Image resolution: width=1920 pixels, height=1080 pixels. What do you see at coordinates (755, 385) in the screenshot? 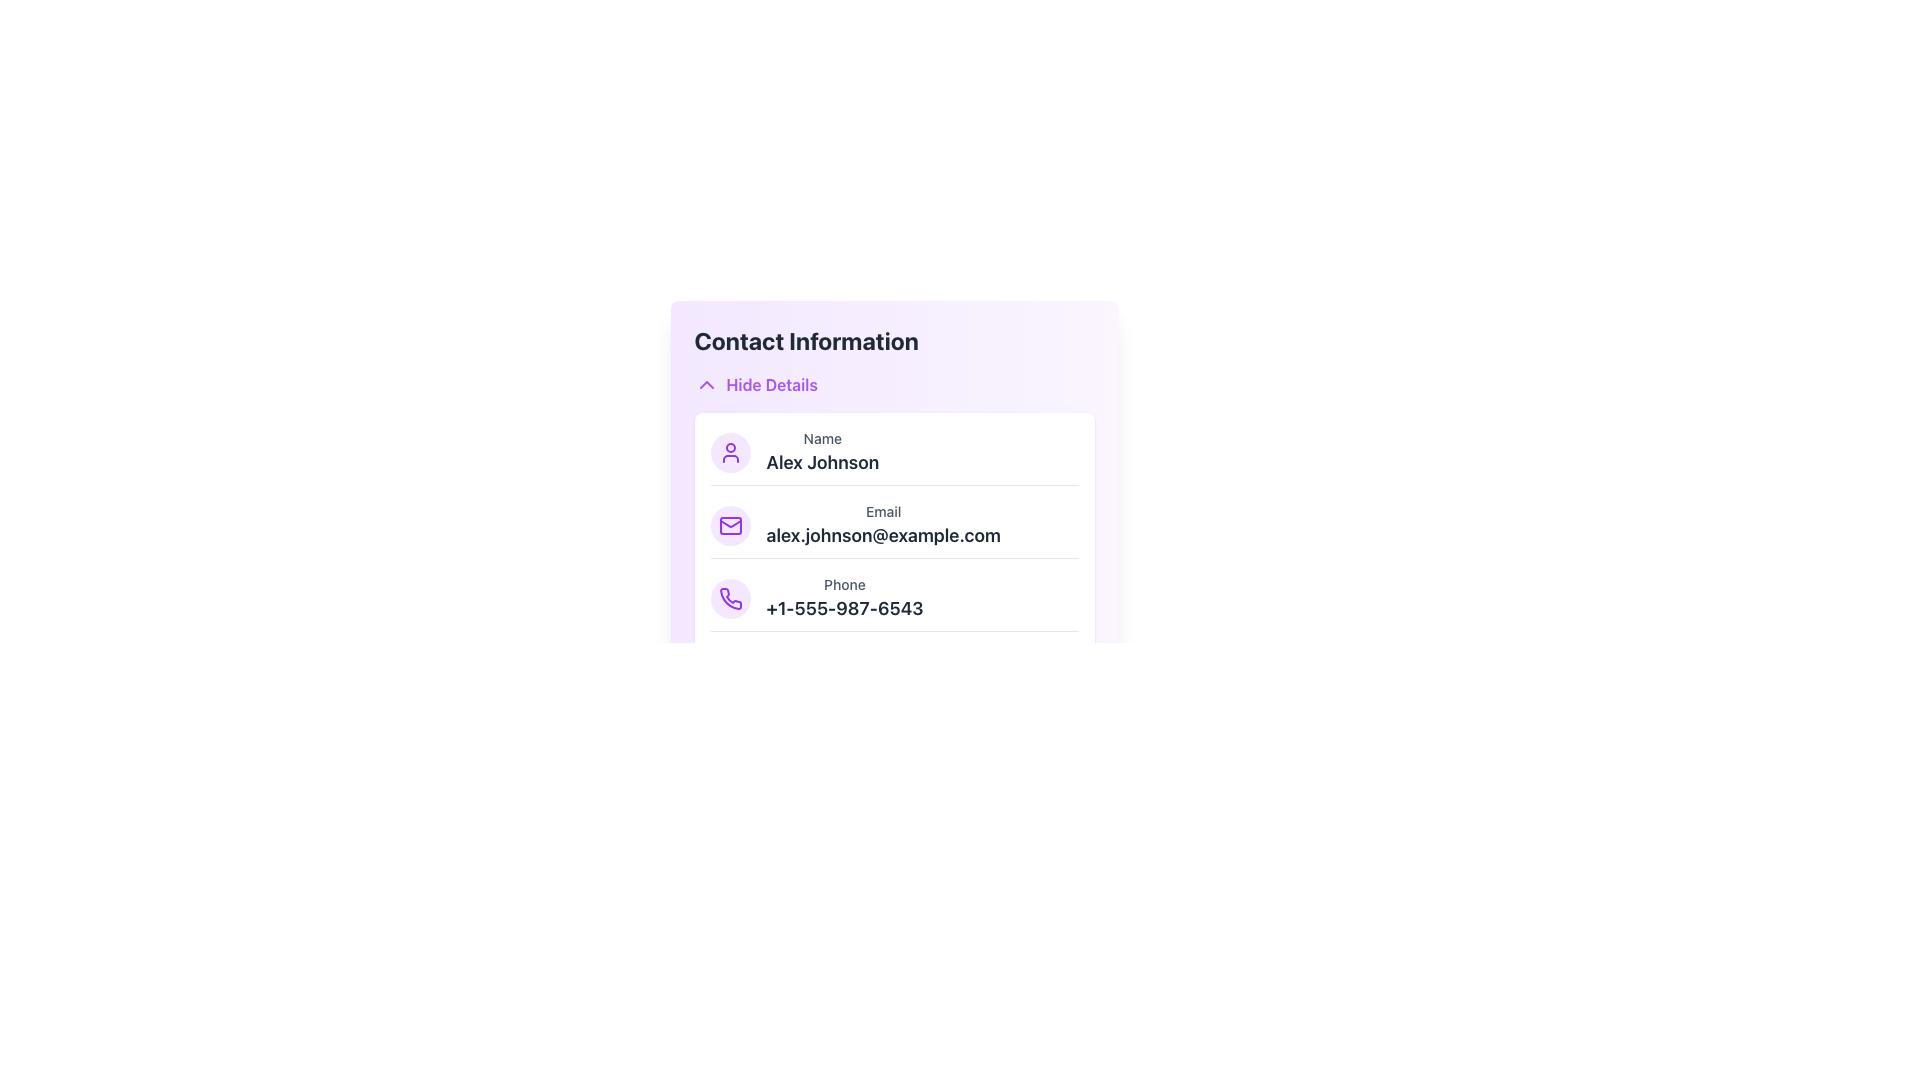
I see `the button located below the 'Contact Information' header` at bounding box center [755, 385].